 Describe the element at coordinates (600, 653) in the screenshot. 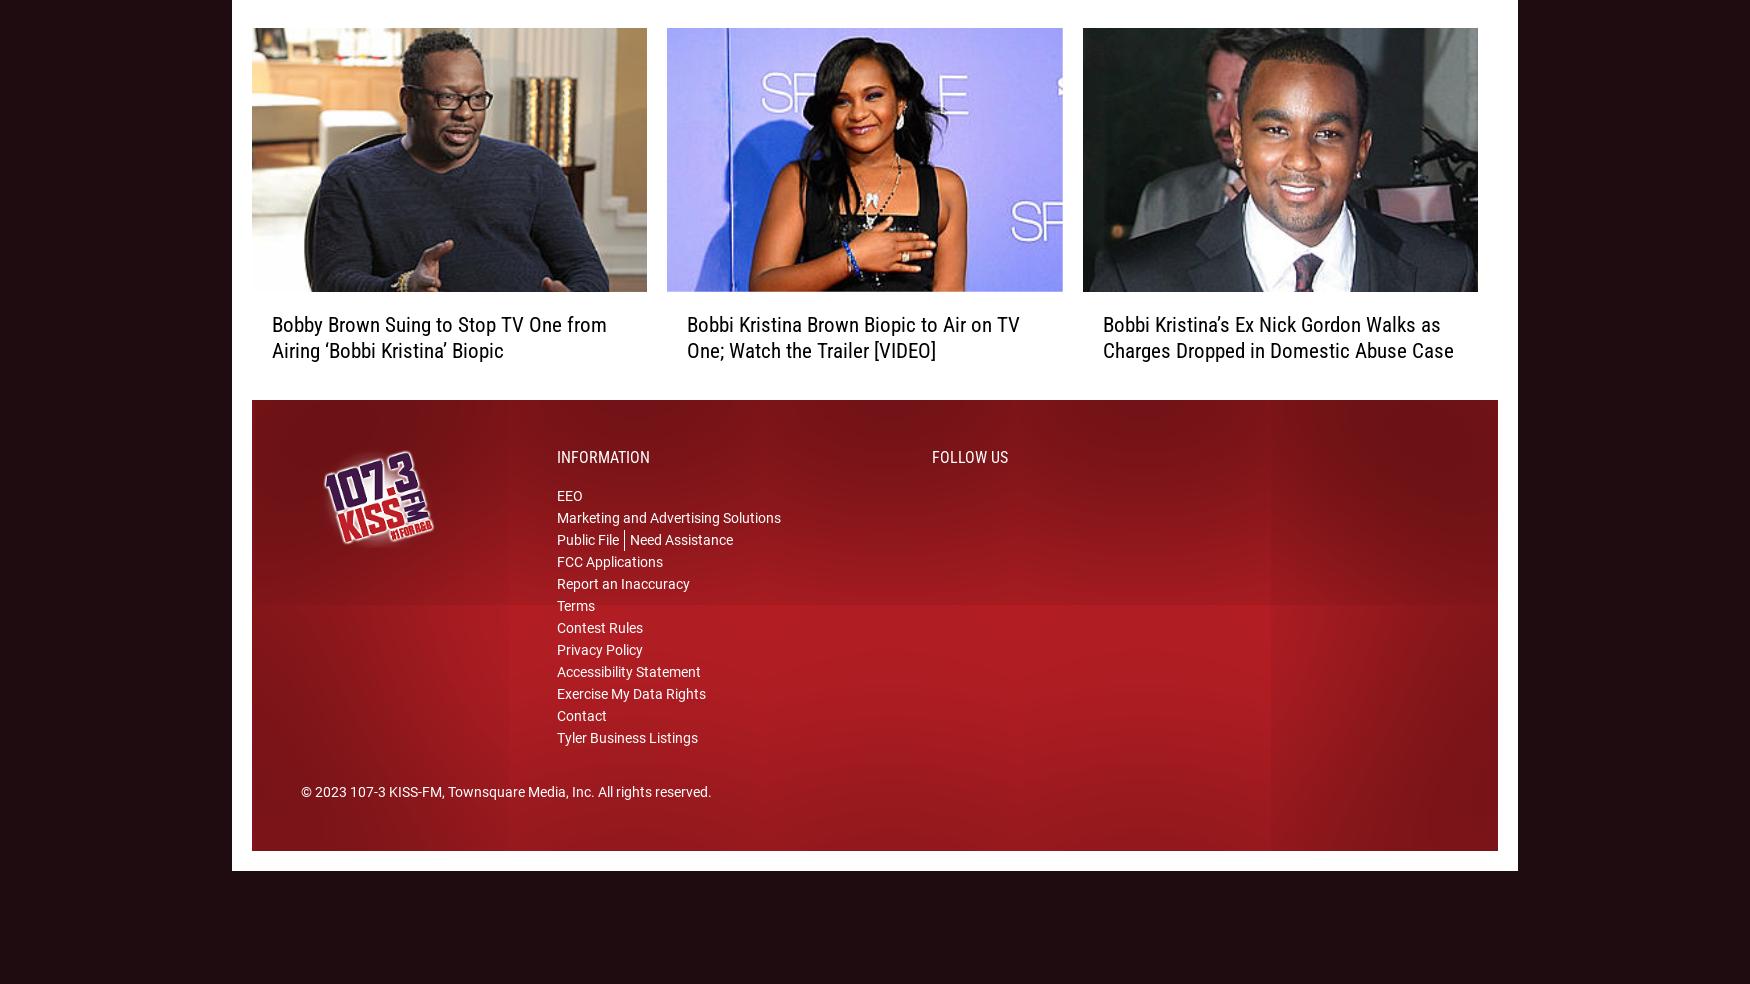

I see `'Contest Rules'` at that location.